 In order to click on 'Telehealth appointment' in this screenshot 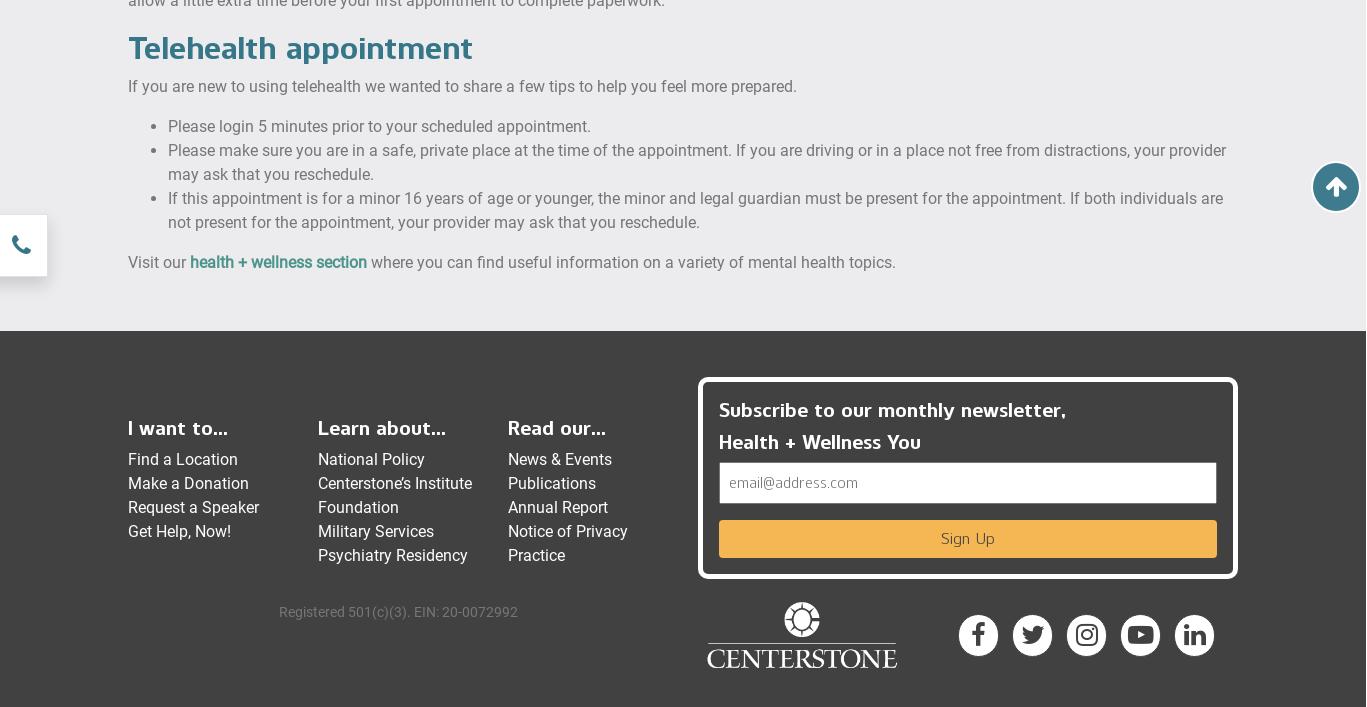, I will do `click(300, 46)`.